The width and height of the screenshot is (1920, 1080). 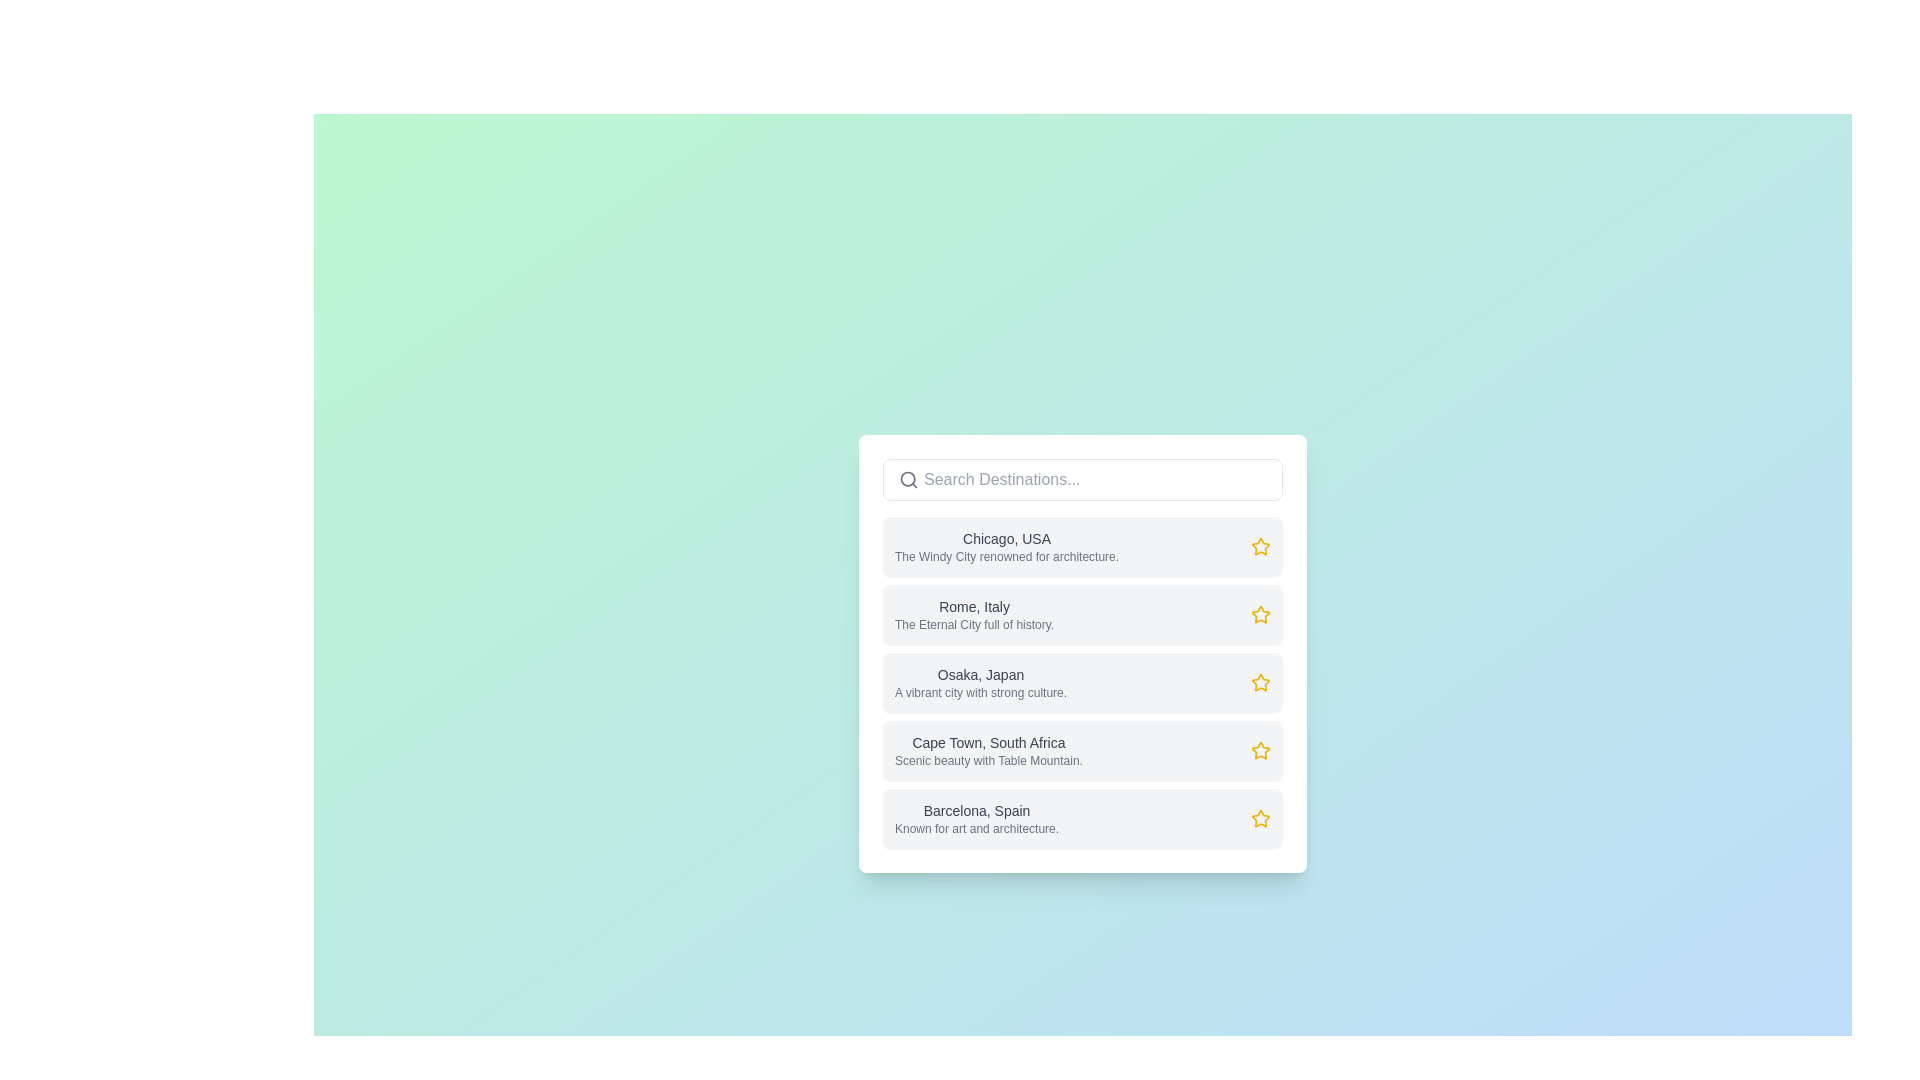 I want to click on the circular magnifying glass search icon located inside the 'Search Destinations...' input field, so click(x=907, y=479).